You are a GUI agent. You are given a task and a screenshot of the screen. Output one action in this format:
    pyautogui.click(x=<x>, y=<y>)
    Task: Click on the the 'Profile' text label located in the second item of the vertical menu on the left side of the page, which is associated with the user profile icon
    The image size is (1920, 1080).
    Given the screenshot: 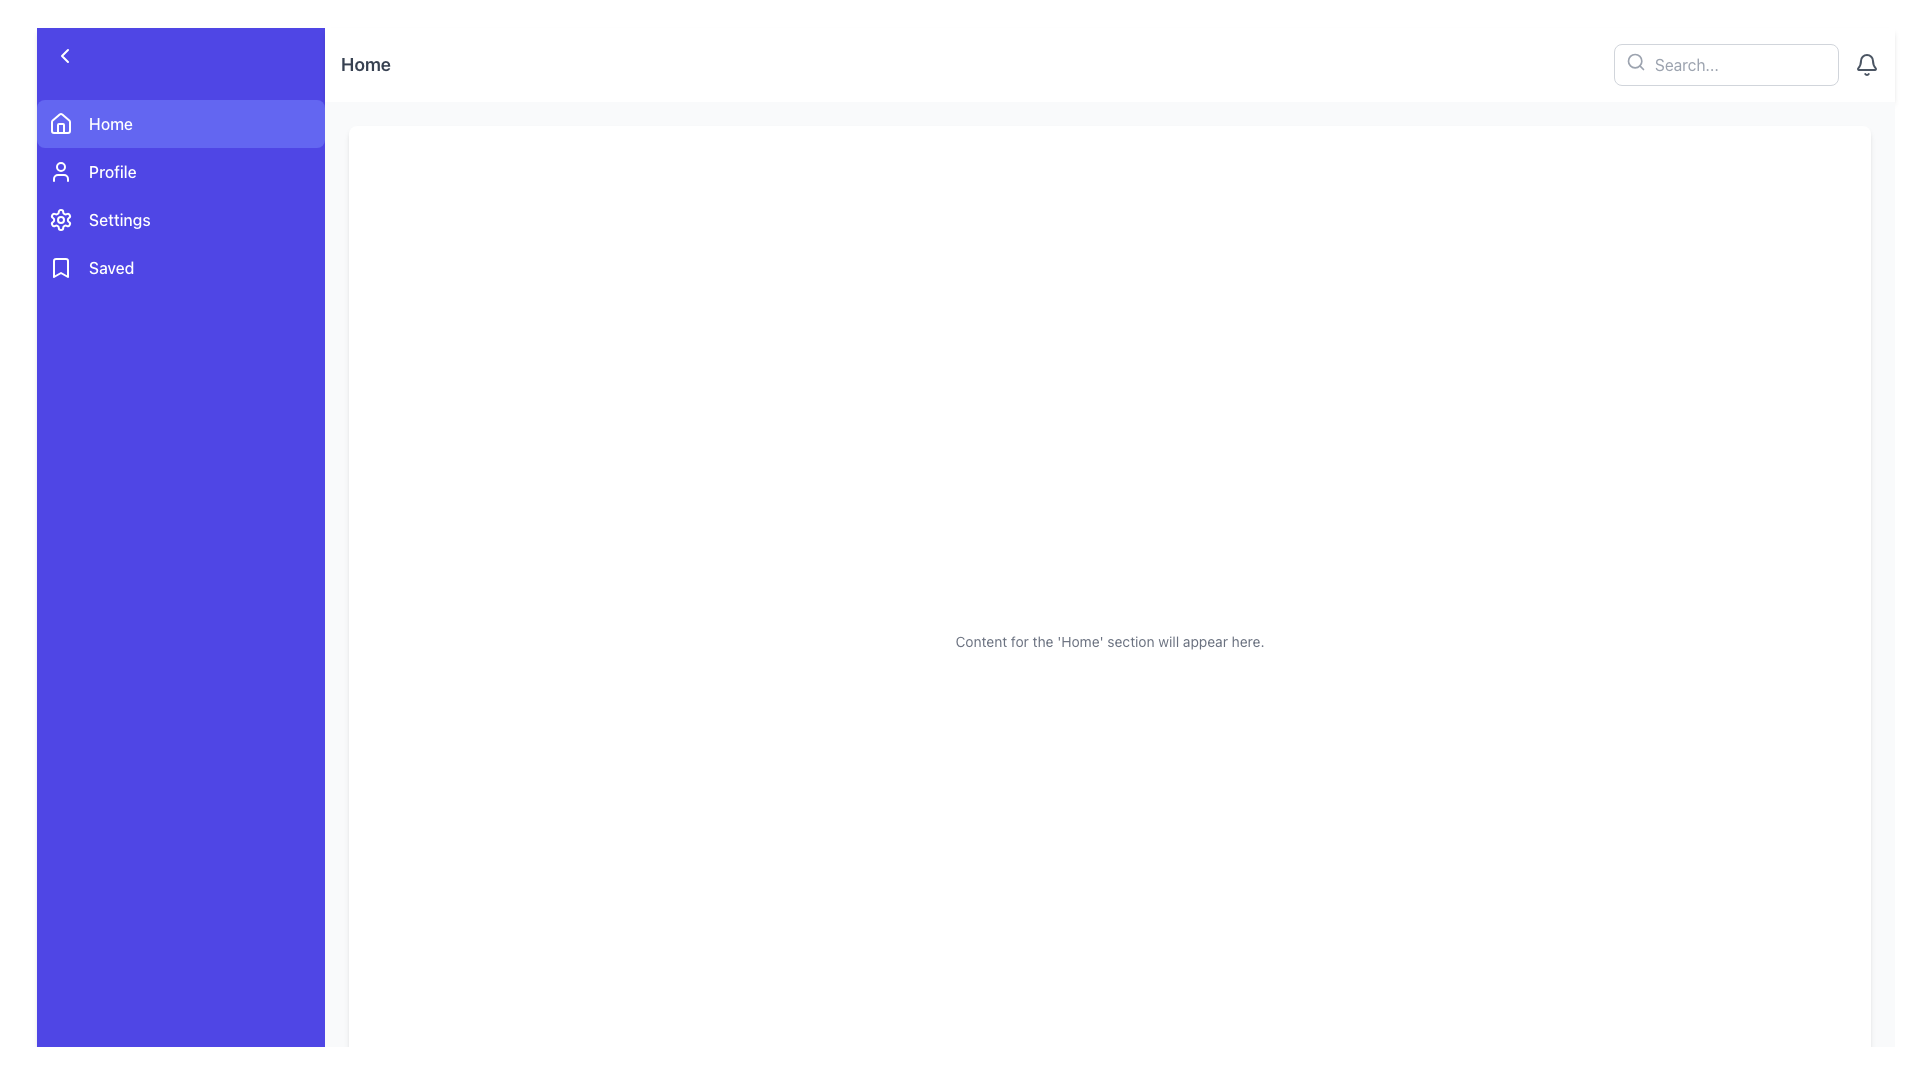 What is the action you would take?
    pyautogui.click(x=111, y=171)
    